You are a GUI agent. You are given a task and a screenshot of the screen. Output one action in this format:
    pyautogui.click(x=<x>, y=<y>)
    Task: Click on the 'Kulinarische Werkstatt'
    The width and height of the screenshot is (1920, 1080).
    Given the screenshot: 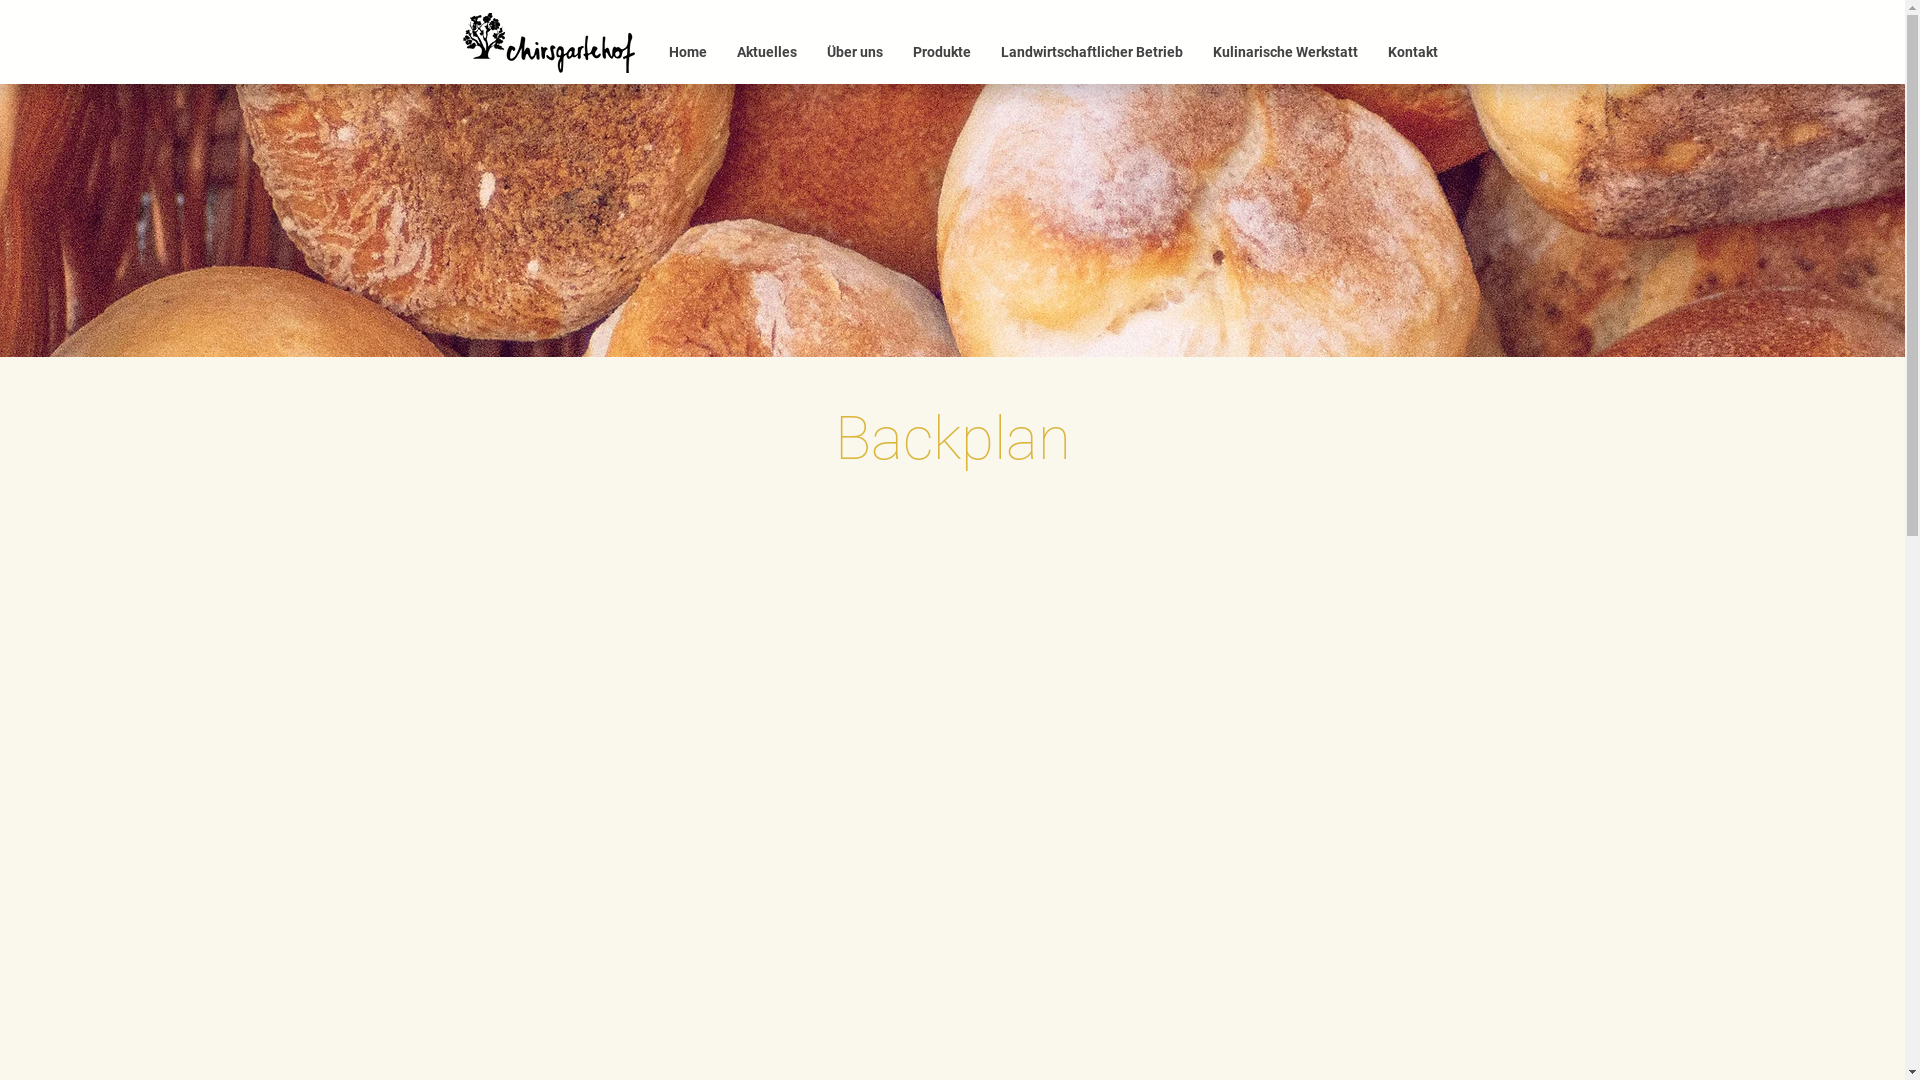 What is the action you would take?
    pyautogui.click(x=1285, y=51)
    